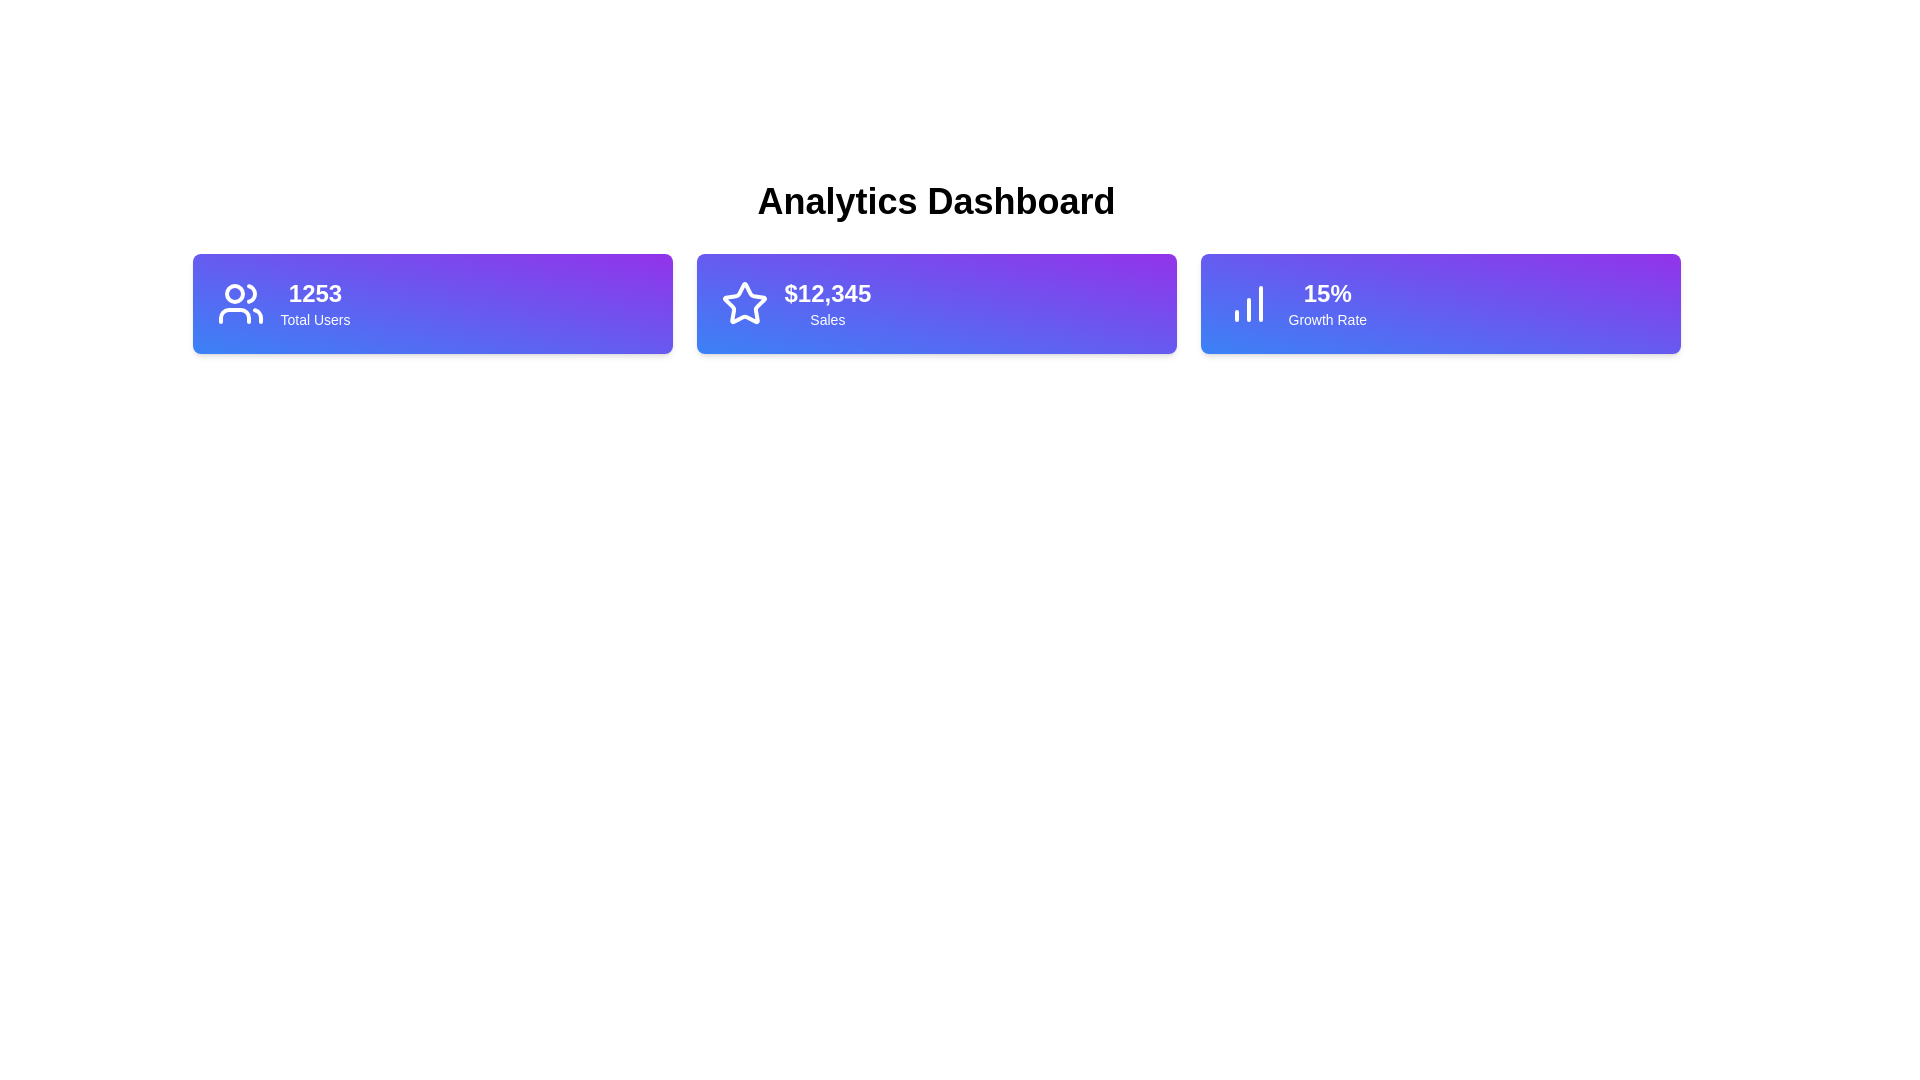 The image size is (1920, 1080). I want to click on displayed sales data of $12,345 from the stat card, which is the second card in a horizontal layout between the '1253 Total Users' card and the '15% Growth Rate' card, so click(935, 304).